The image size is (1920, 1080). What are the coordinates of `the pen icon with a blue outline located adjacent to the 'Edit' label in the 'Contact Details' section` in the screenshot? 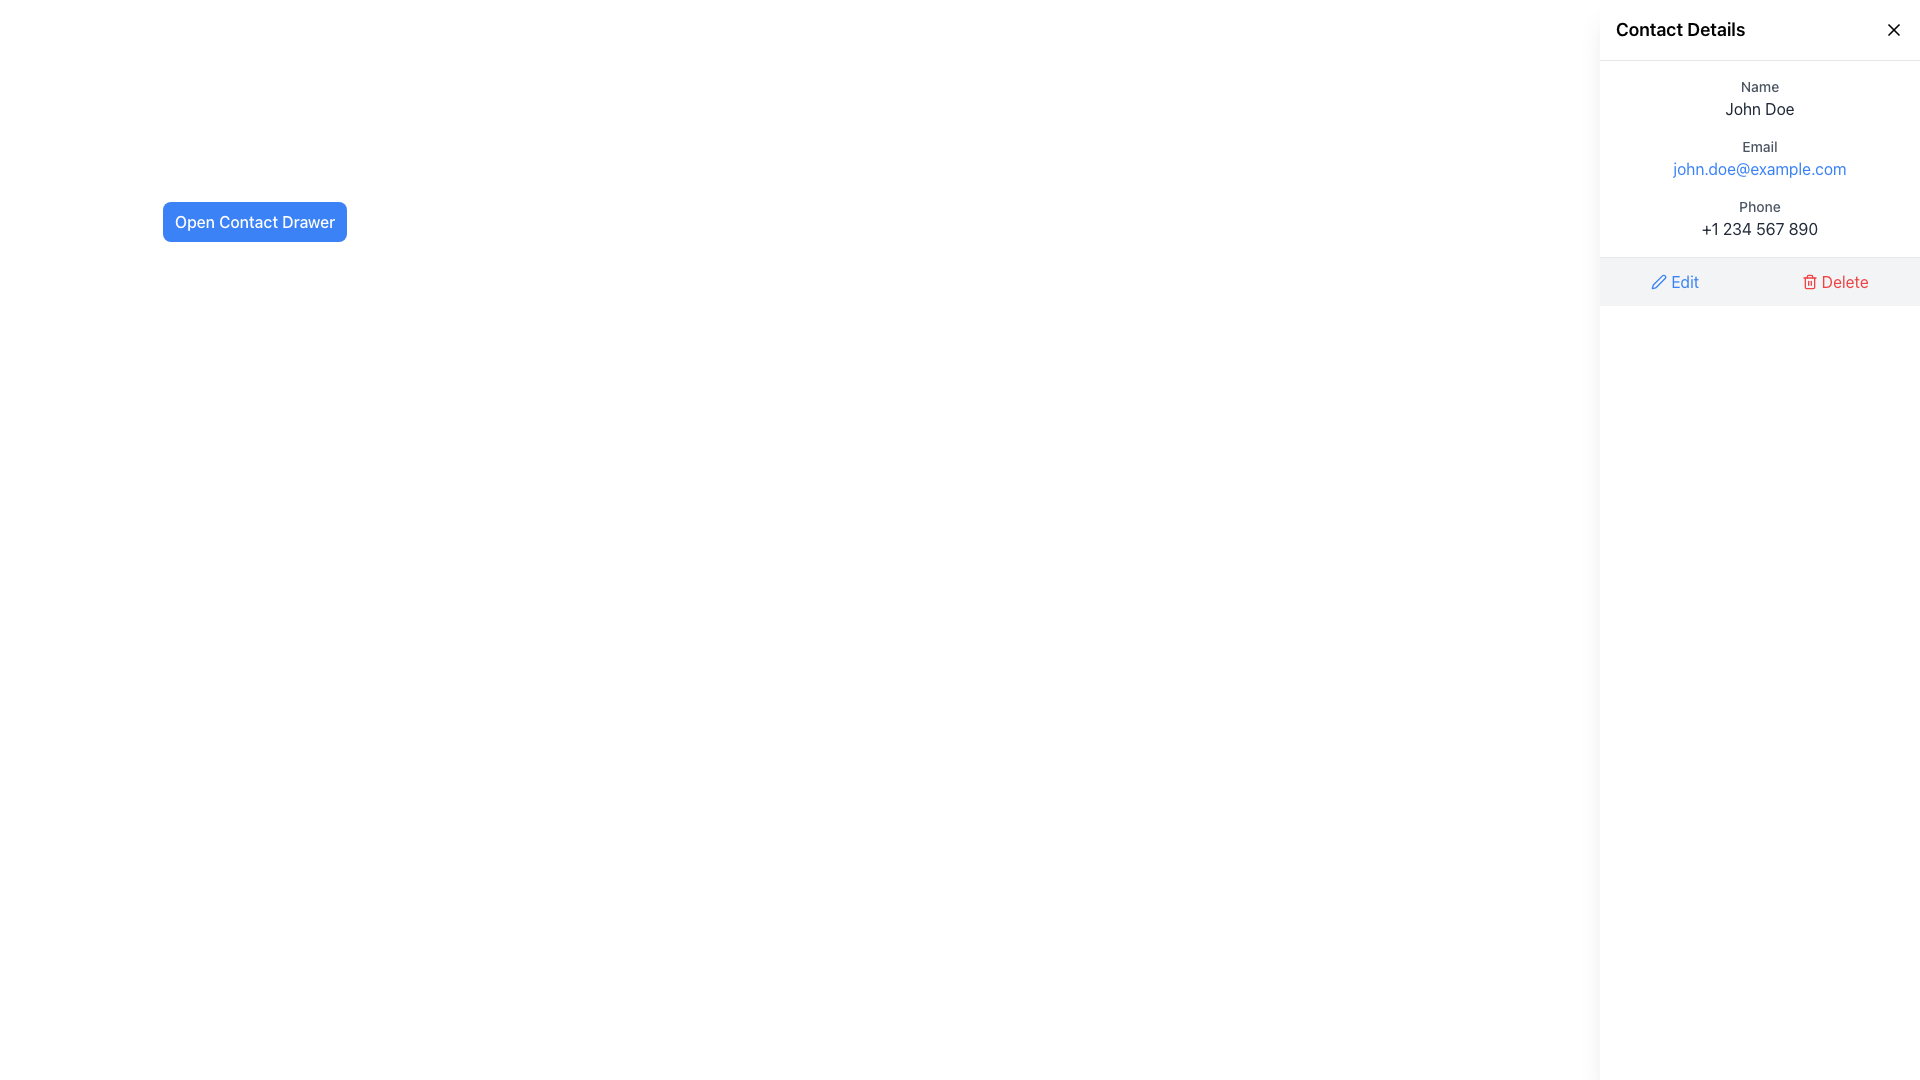 It's located at (1659, 281).